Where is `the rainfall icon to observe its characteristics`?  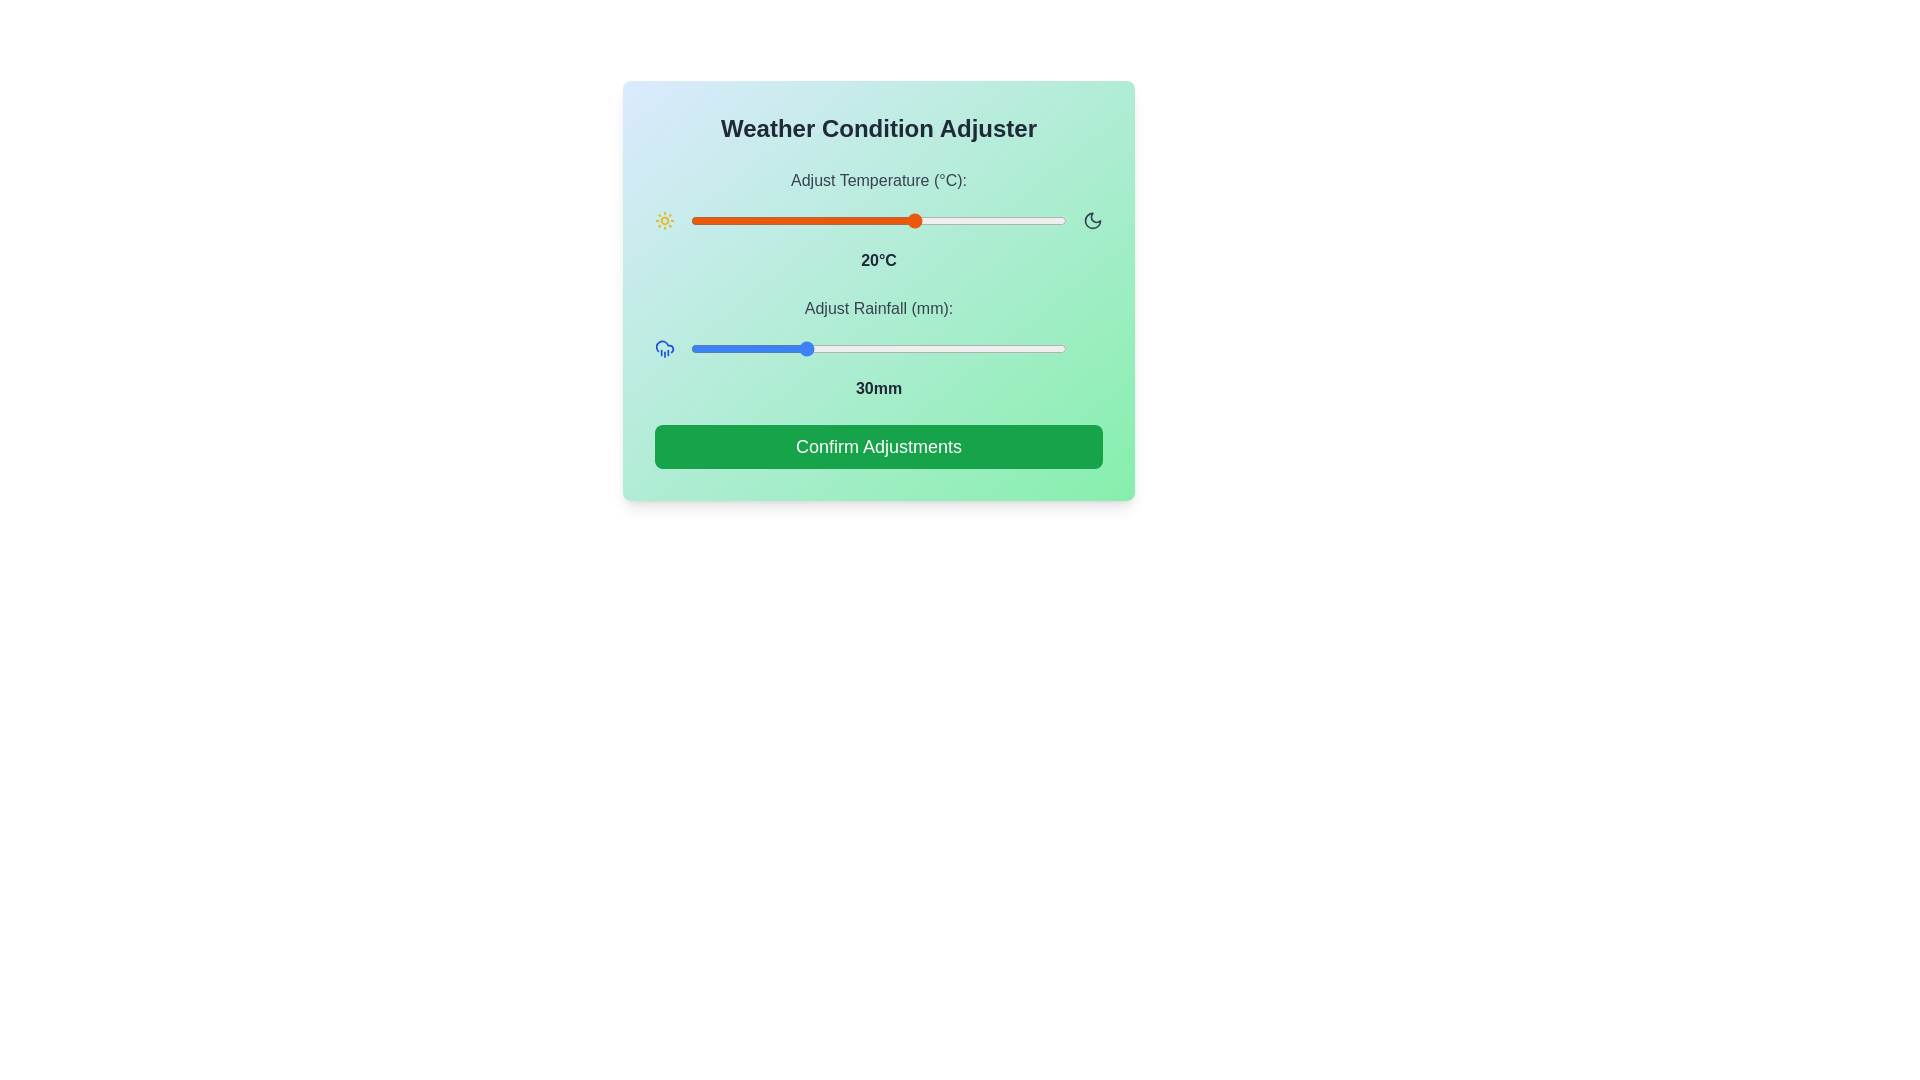 the rainfall icon to observe its characteristics is located at coordinates (665, 347).